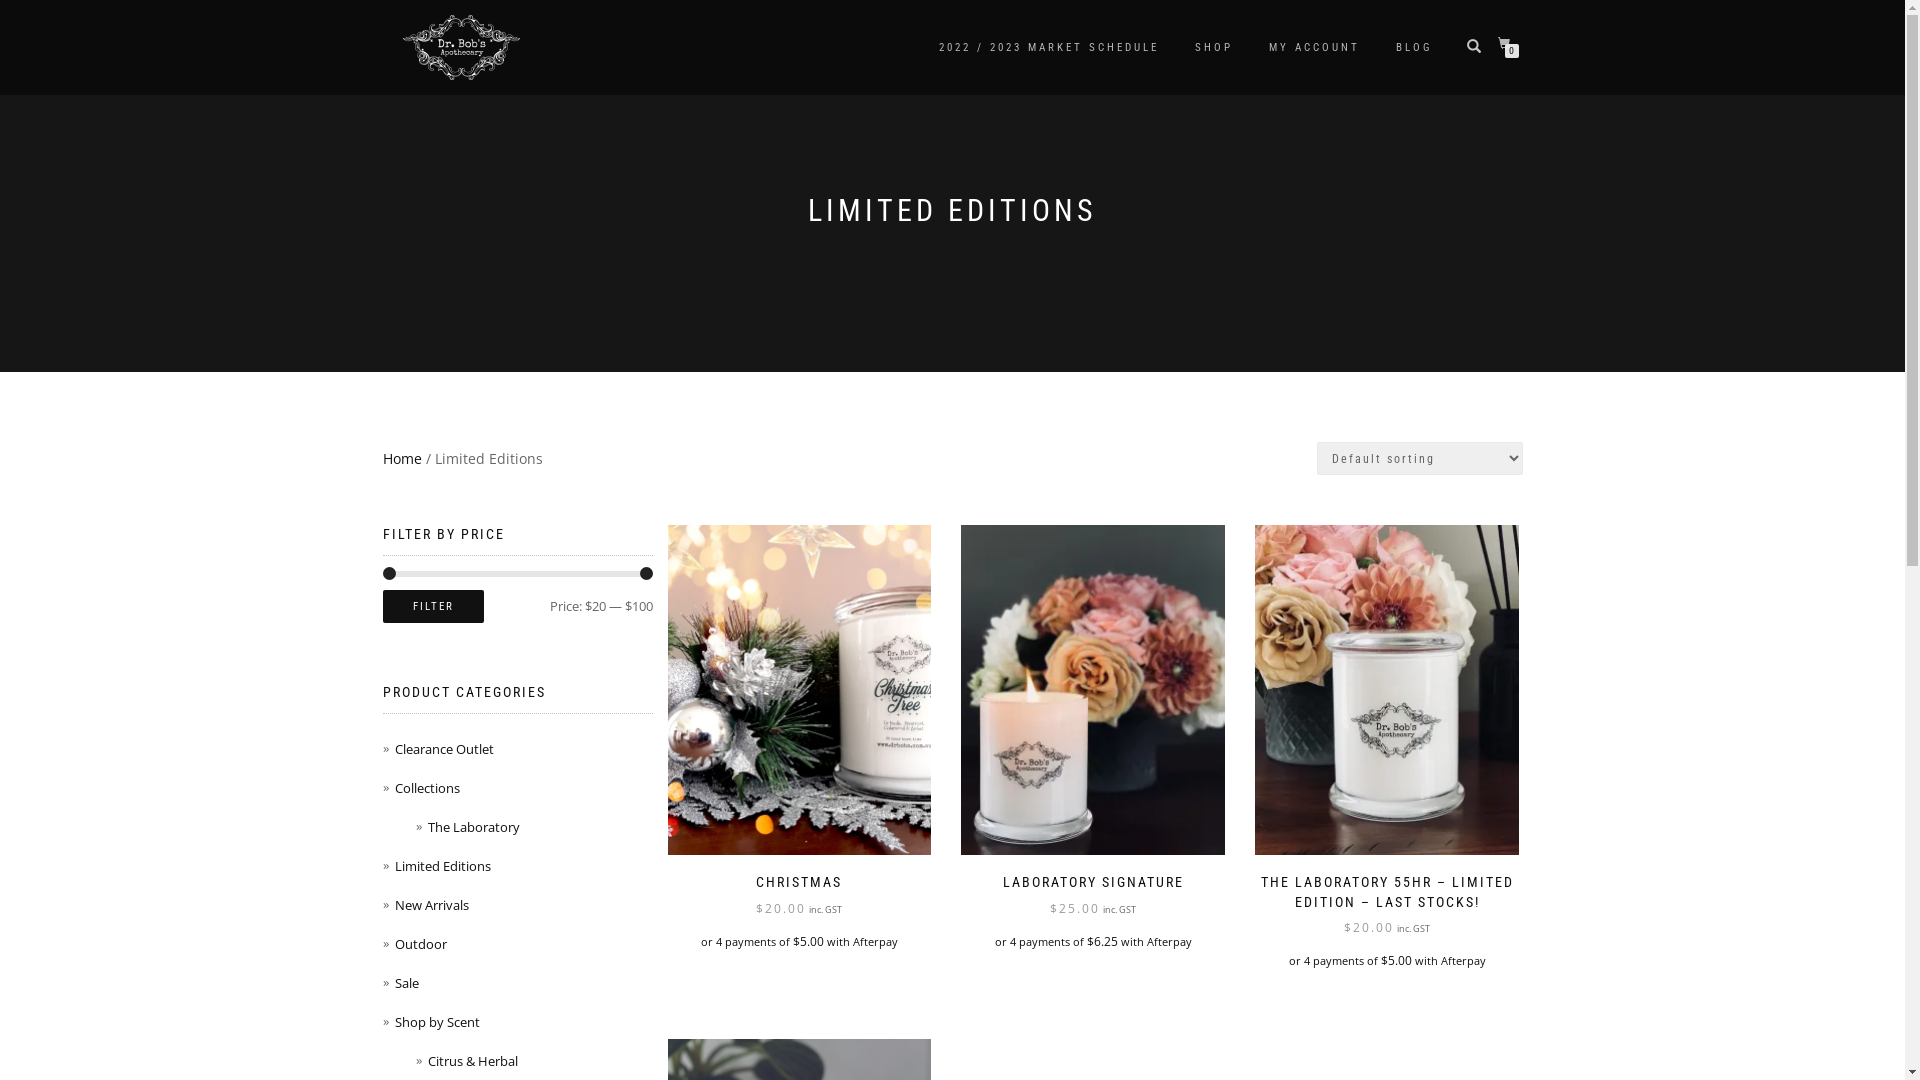  Describe the element at coordinates (419, 944) in the screenshot. I see `'Outdoor'` at that location.